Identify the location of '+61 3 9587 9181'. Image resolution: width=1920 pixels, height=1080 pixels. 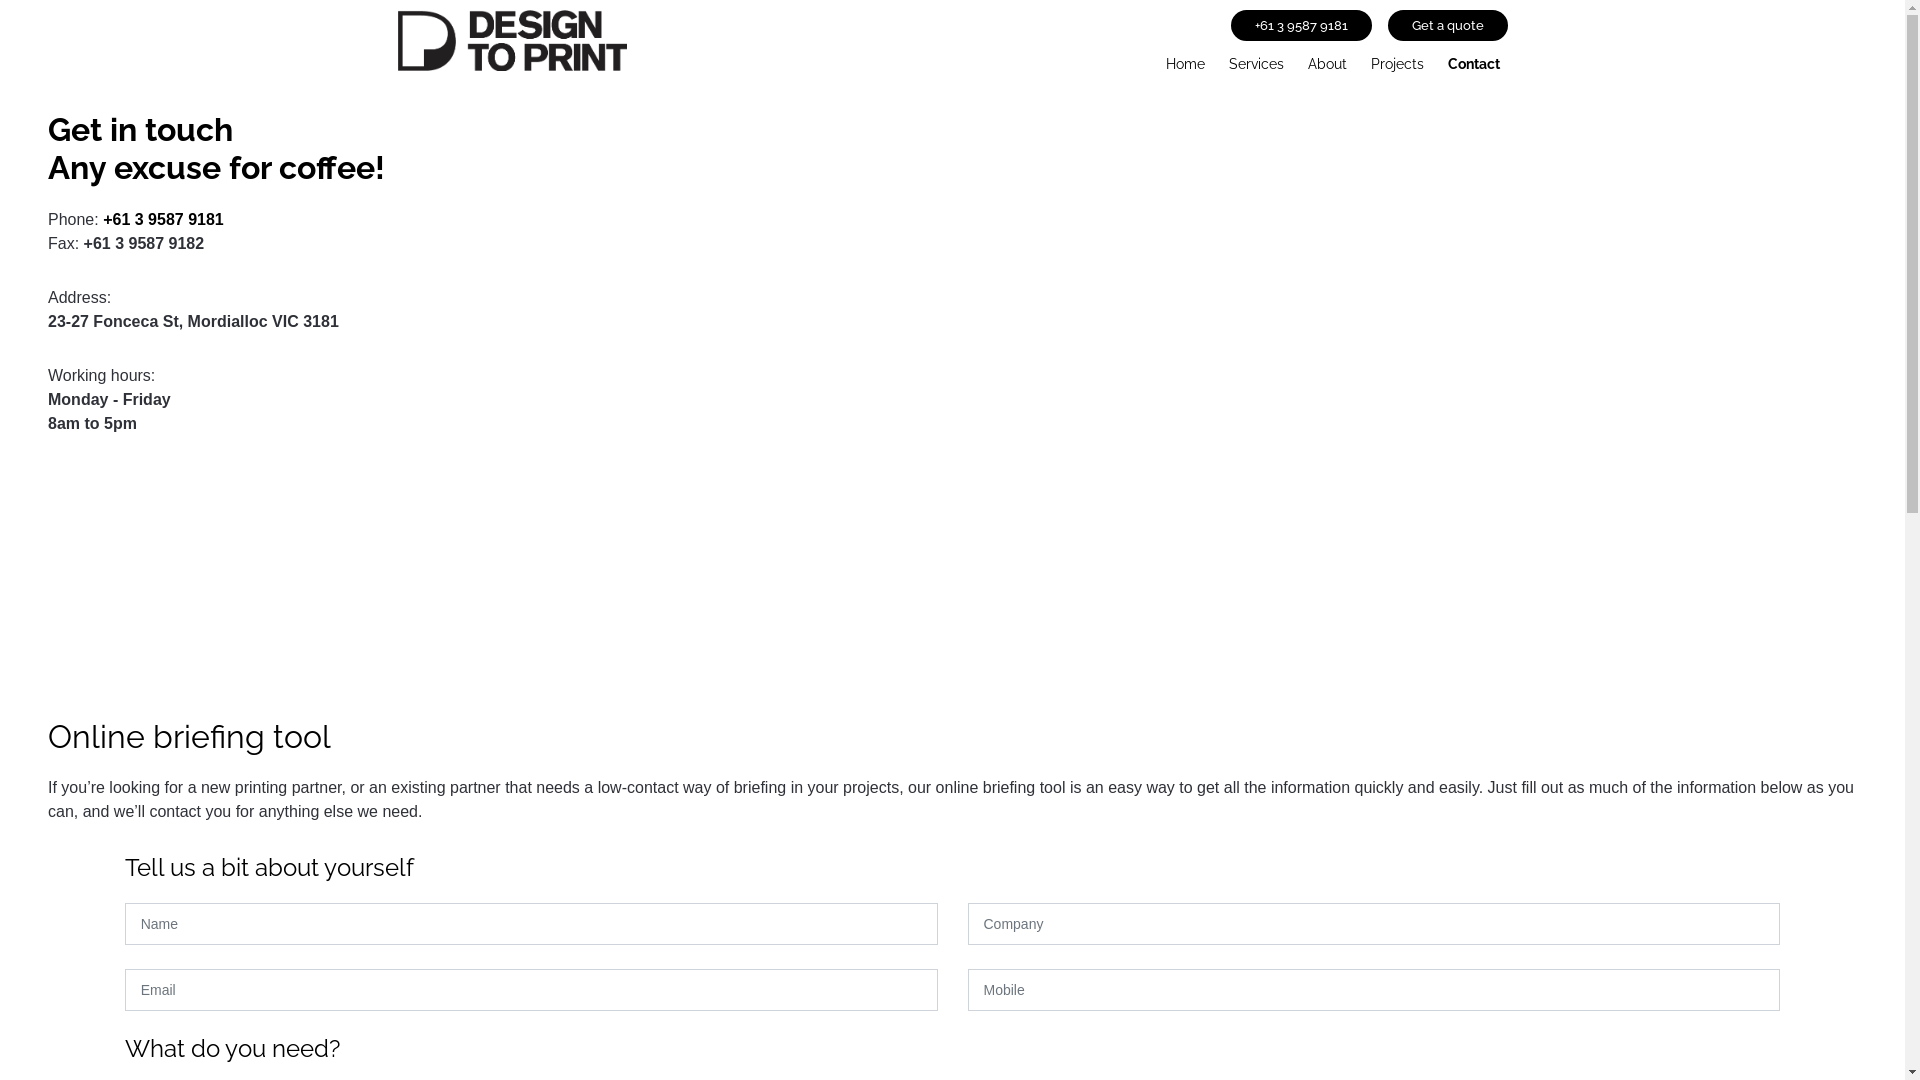
(101, 219).